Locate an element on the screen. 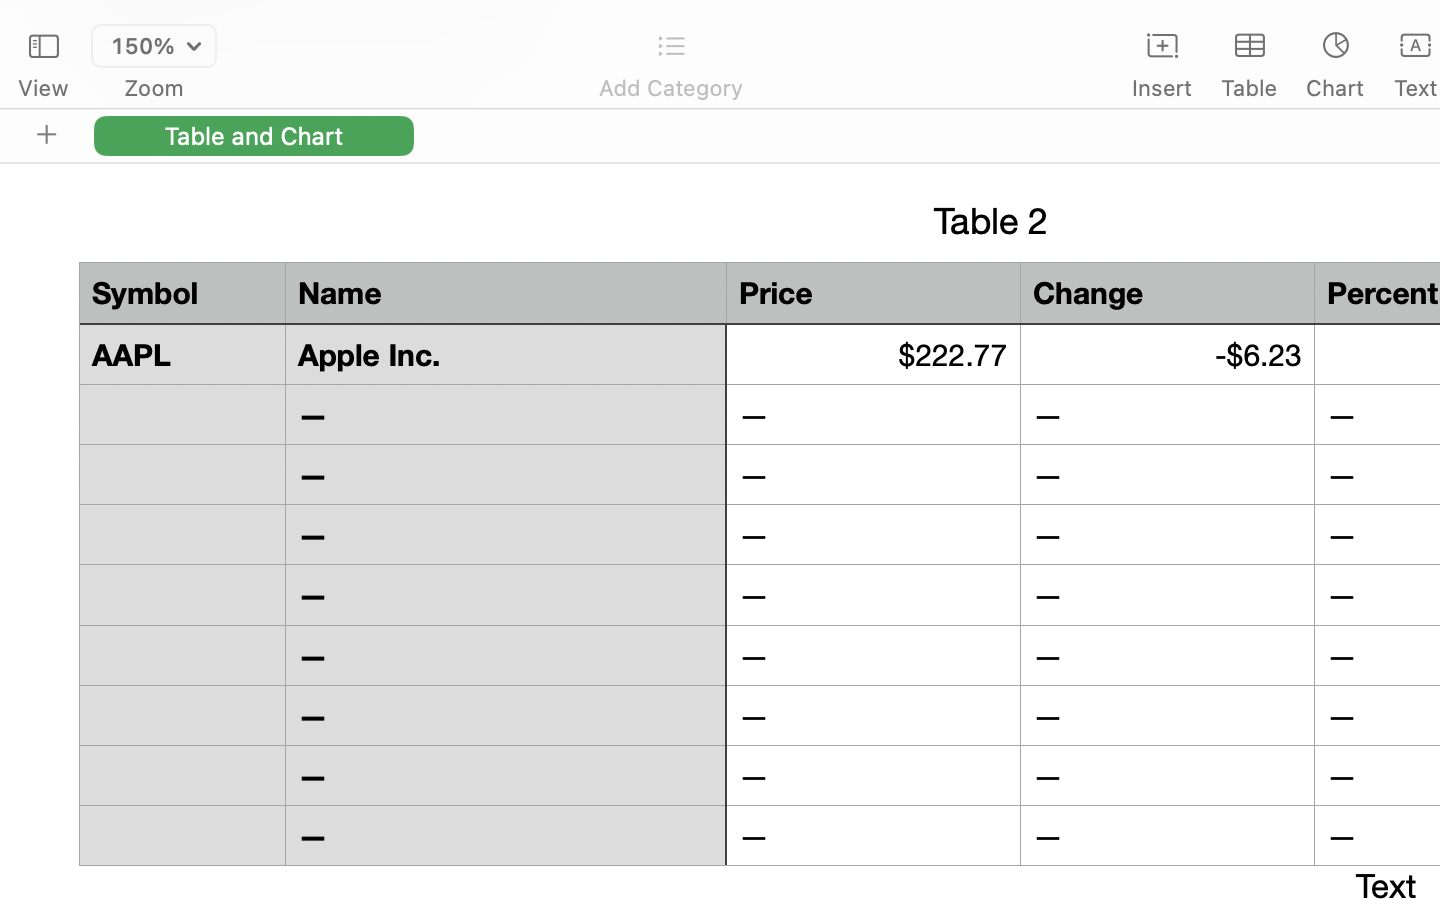  'View' is located at coordinates (42, 87).